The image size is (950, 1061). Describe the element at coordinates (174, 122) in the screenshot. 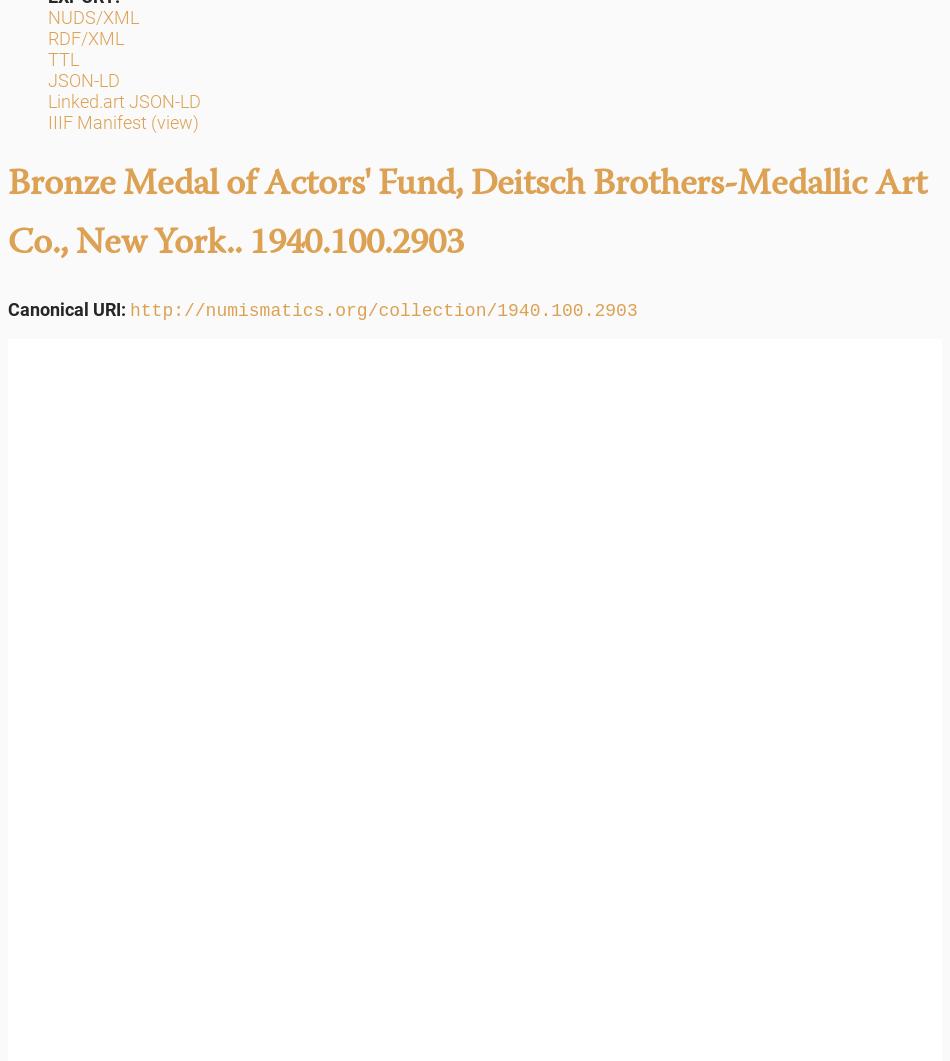

I see `'(view)'` at that location.